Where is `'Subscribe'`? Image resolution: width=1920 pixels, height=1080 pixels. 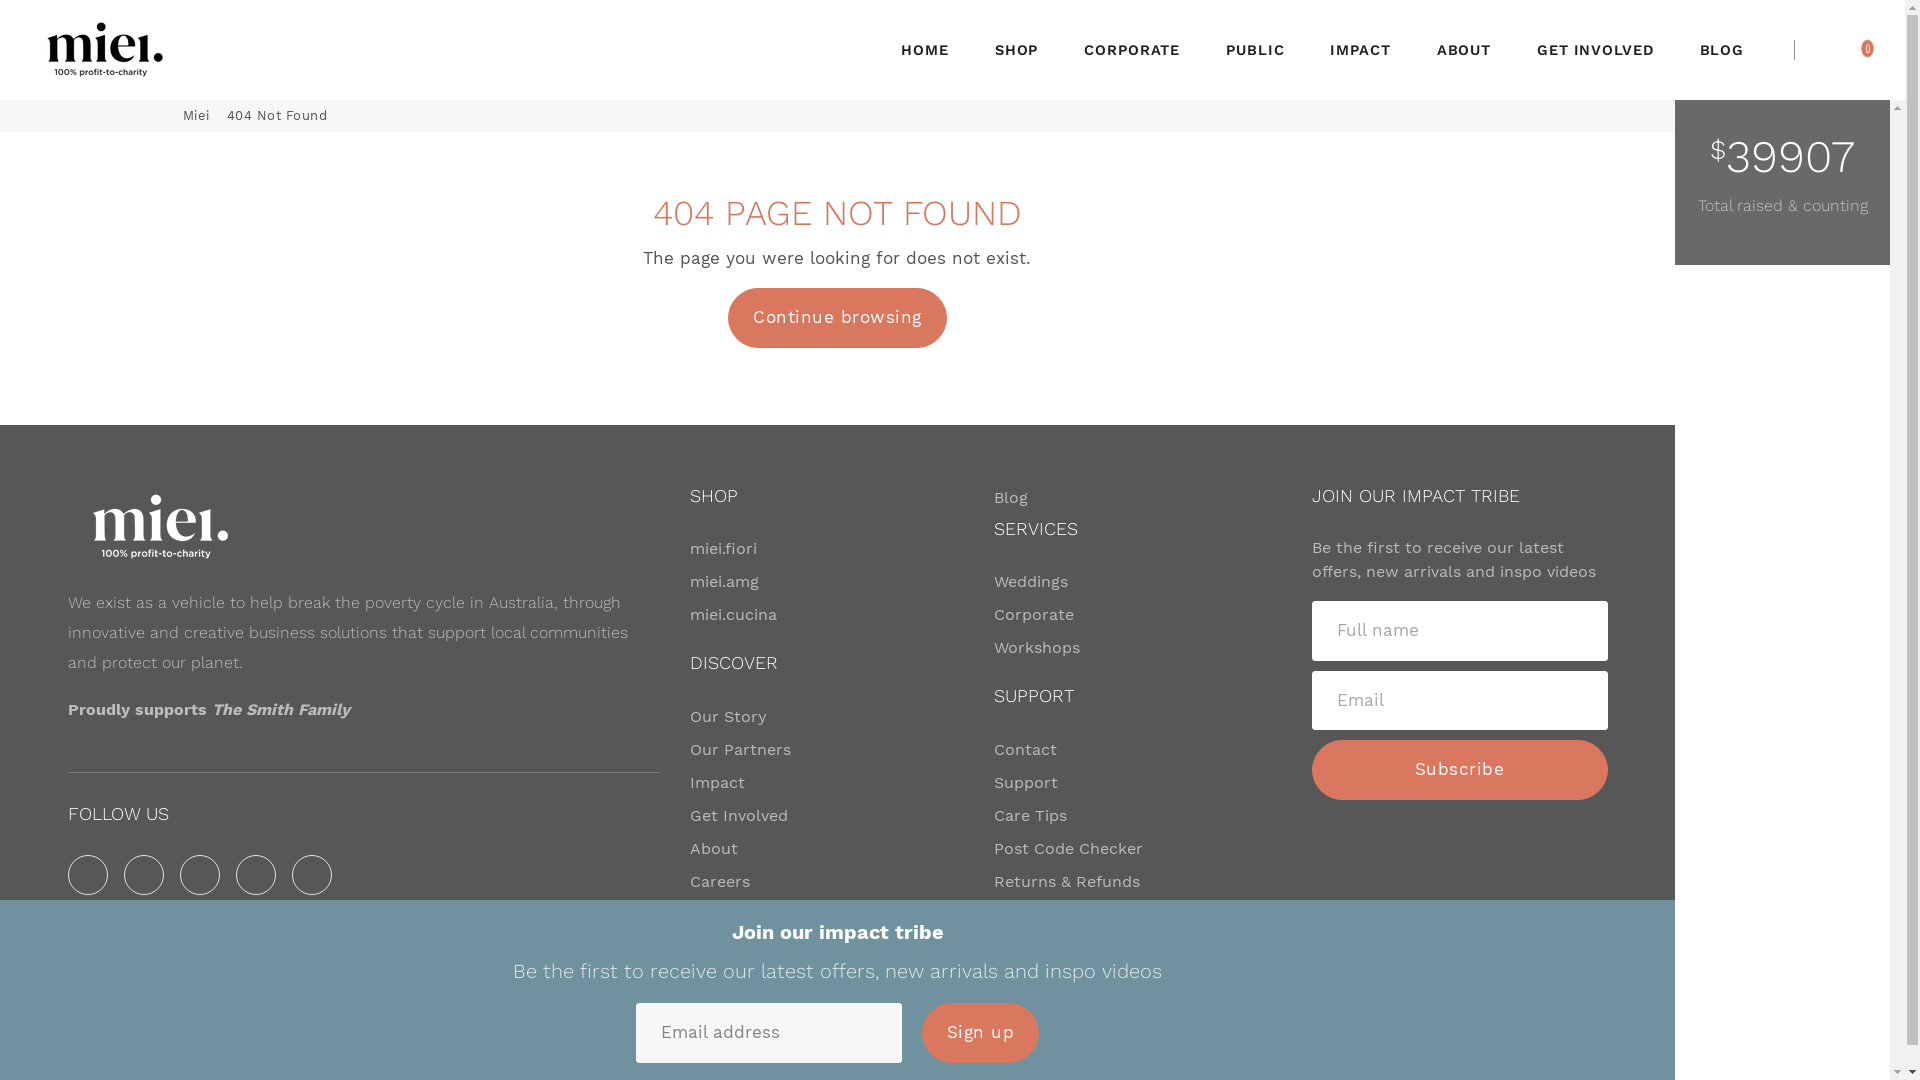 'Subscribe' is located at coordinates (1459, 769).